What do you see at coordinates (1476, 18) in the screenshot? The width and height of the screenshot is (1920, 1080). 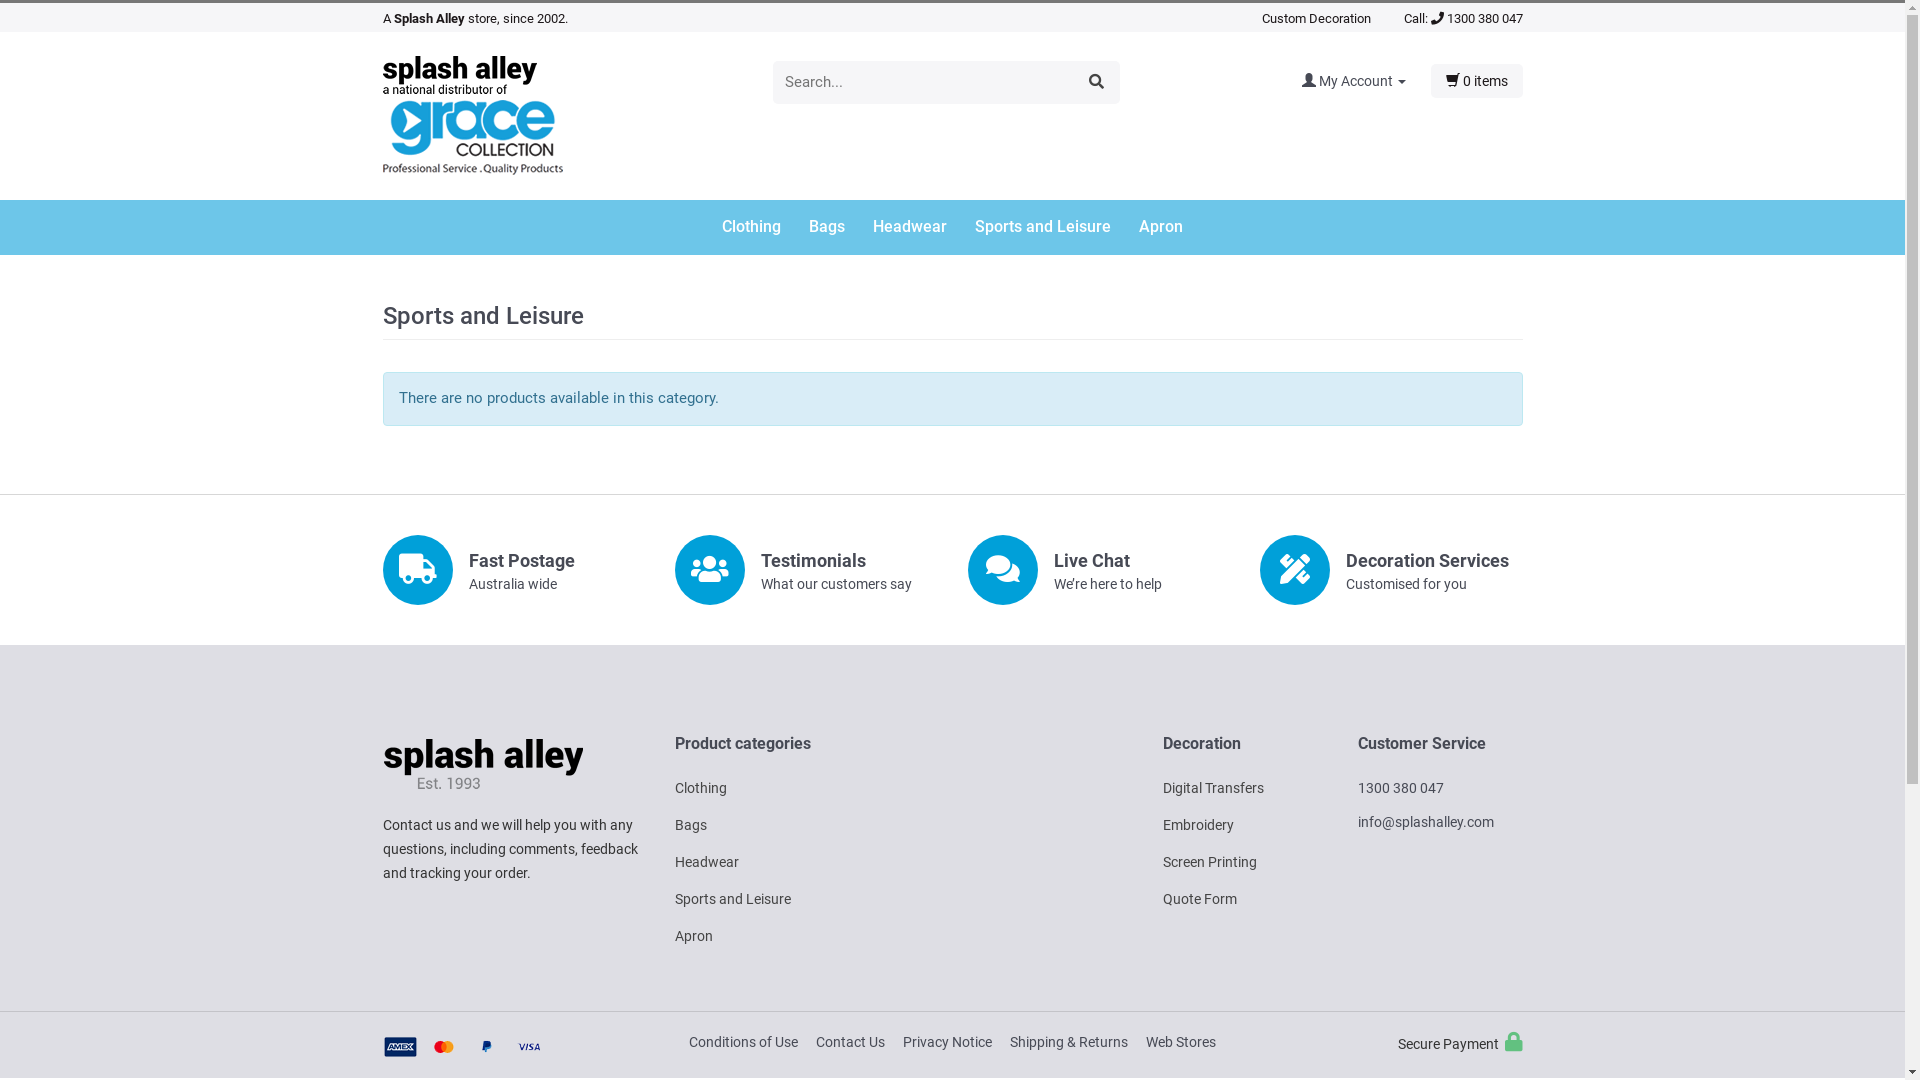 I see `'1300 380 047'` at bounding box center [1476, 18].